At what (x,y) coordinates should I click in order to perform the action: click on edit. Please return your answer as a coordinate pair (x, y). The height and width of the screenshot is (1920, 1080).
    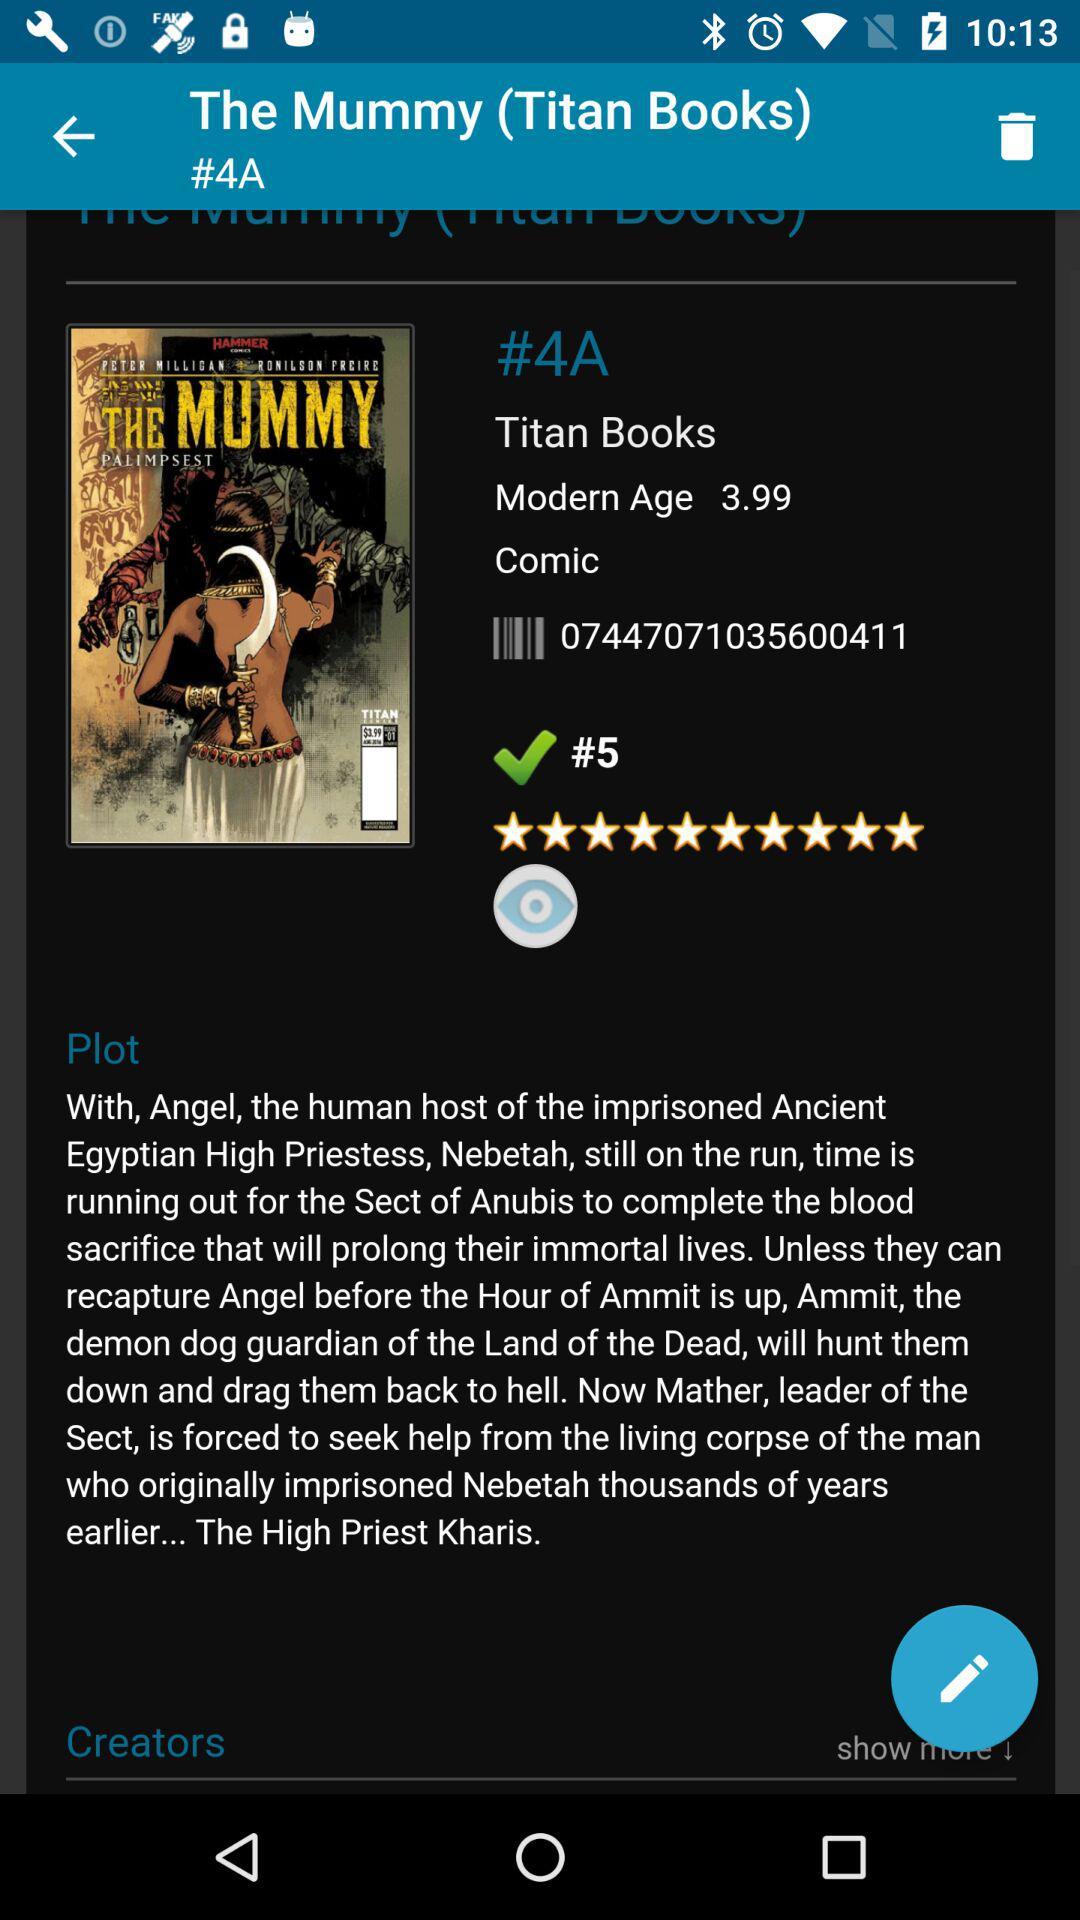
    Looking at the image, I should click on (963, 1678).